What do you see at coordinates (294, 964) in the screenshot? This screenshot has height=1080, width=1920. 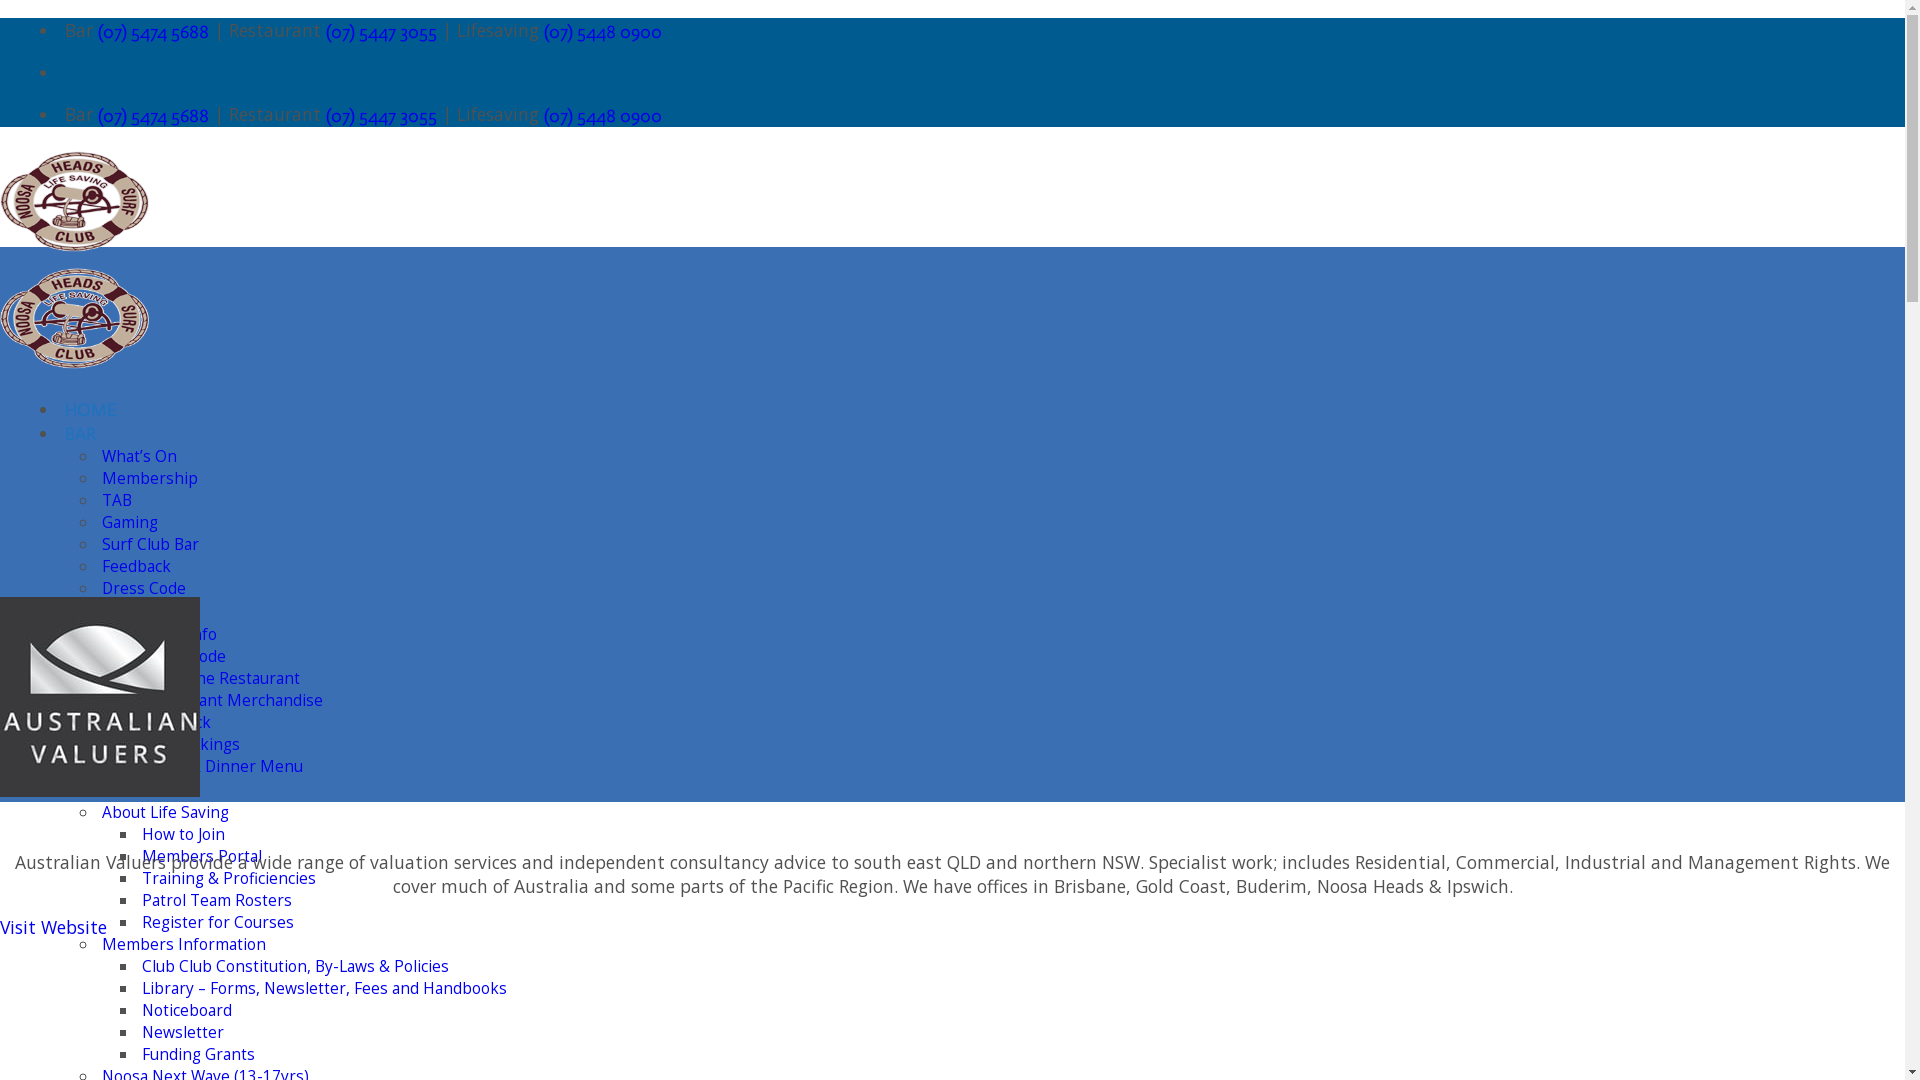 I see `'Club Club Constitution, By-Laws & Policies'` at bounding box center [294, 964].